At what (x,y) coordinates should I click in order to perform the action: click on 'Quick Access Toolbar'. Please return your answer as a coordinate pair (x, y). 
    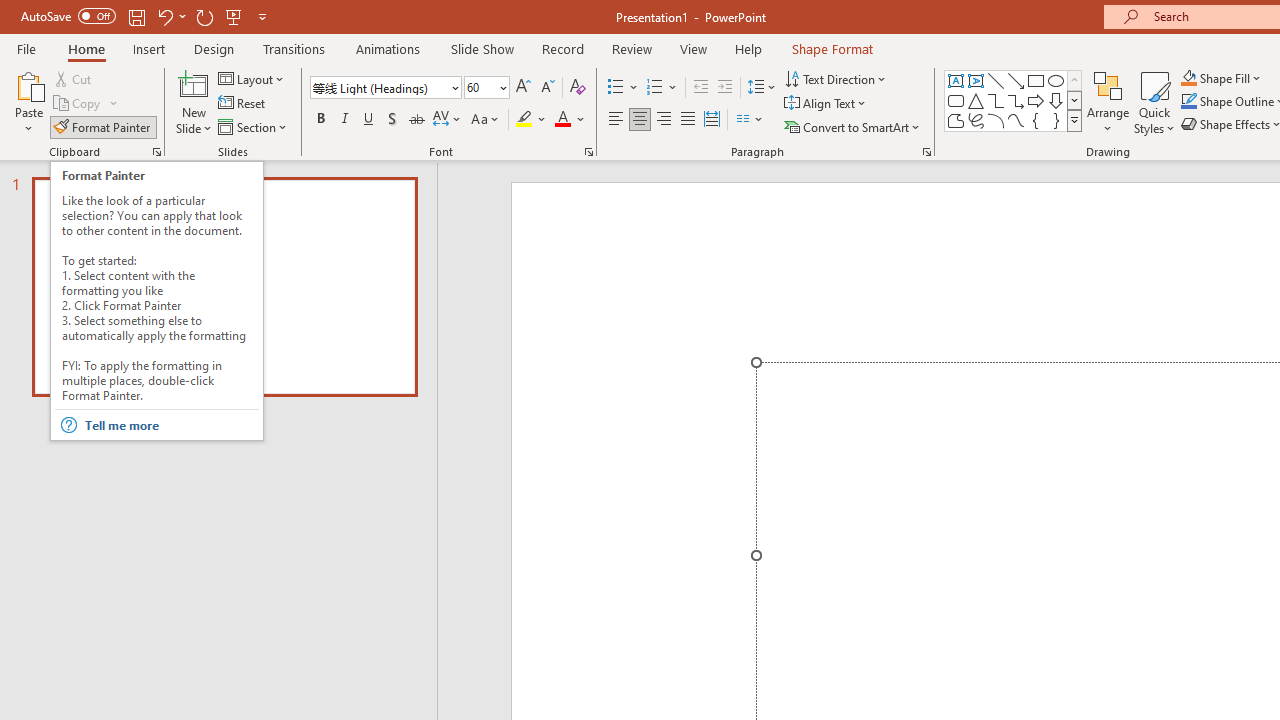
    Looking at the image, I should click on (144, 16).